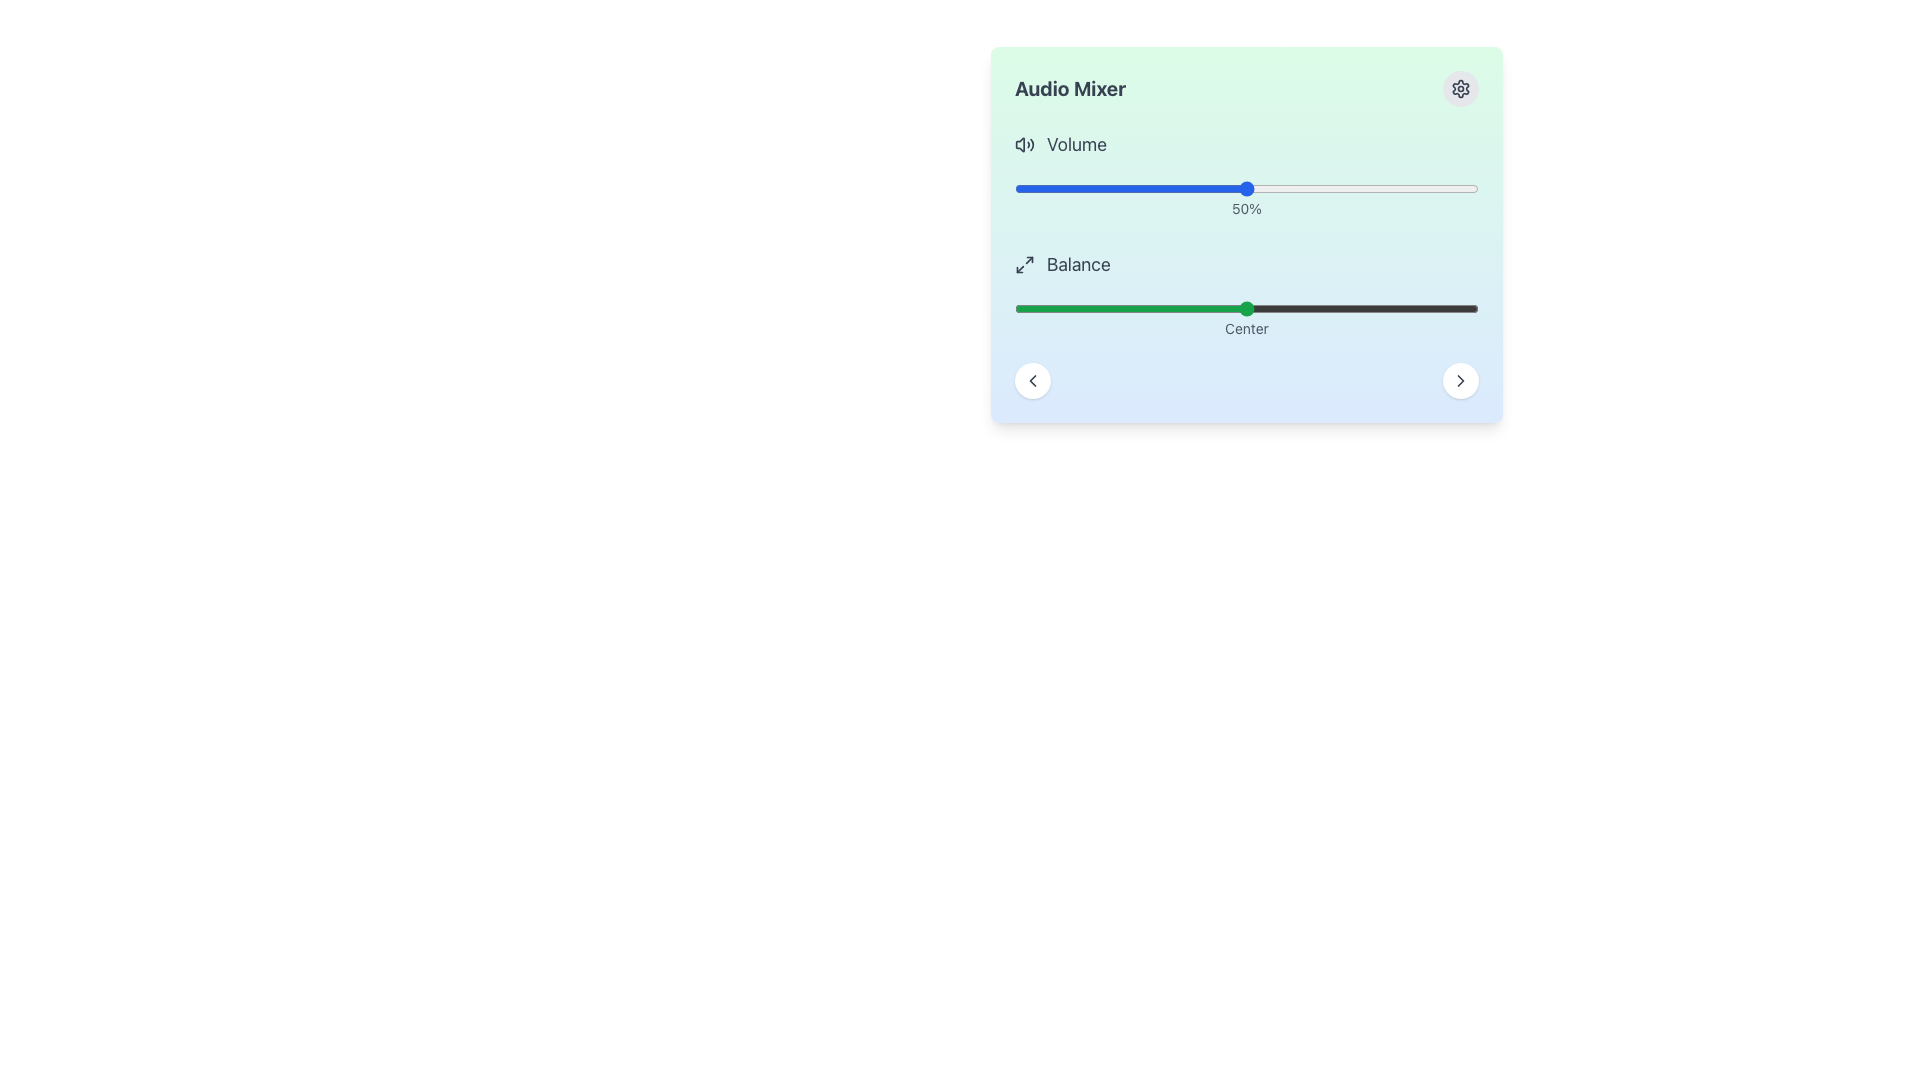 The height and width of the screenshot is (1080, 1920). What do you see at coordinates (1032, 381) in the screenshot?
I see `the back navigation button located near the bottom center of the interface` at bounding box center [1032, 381].